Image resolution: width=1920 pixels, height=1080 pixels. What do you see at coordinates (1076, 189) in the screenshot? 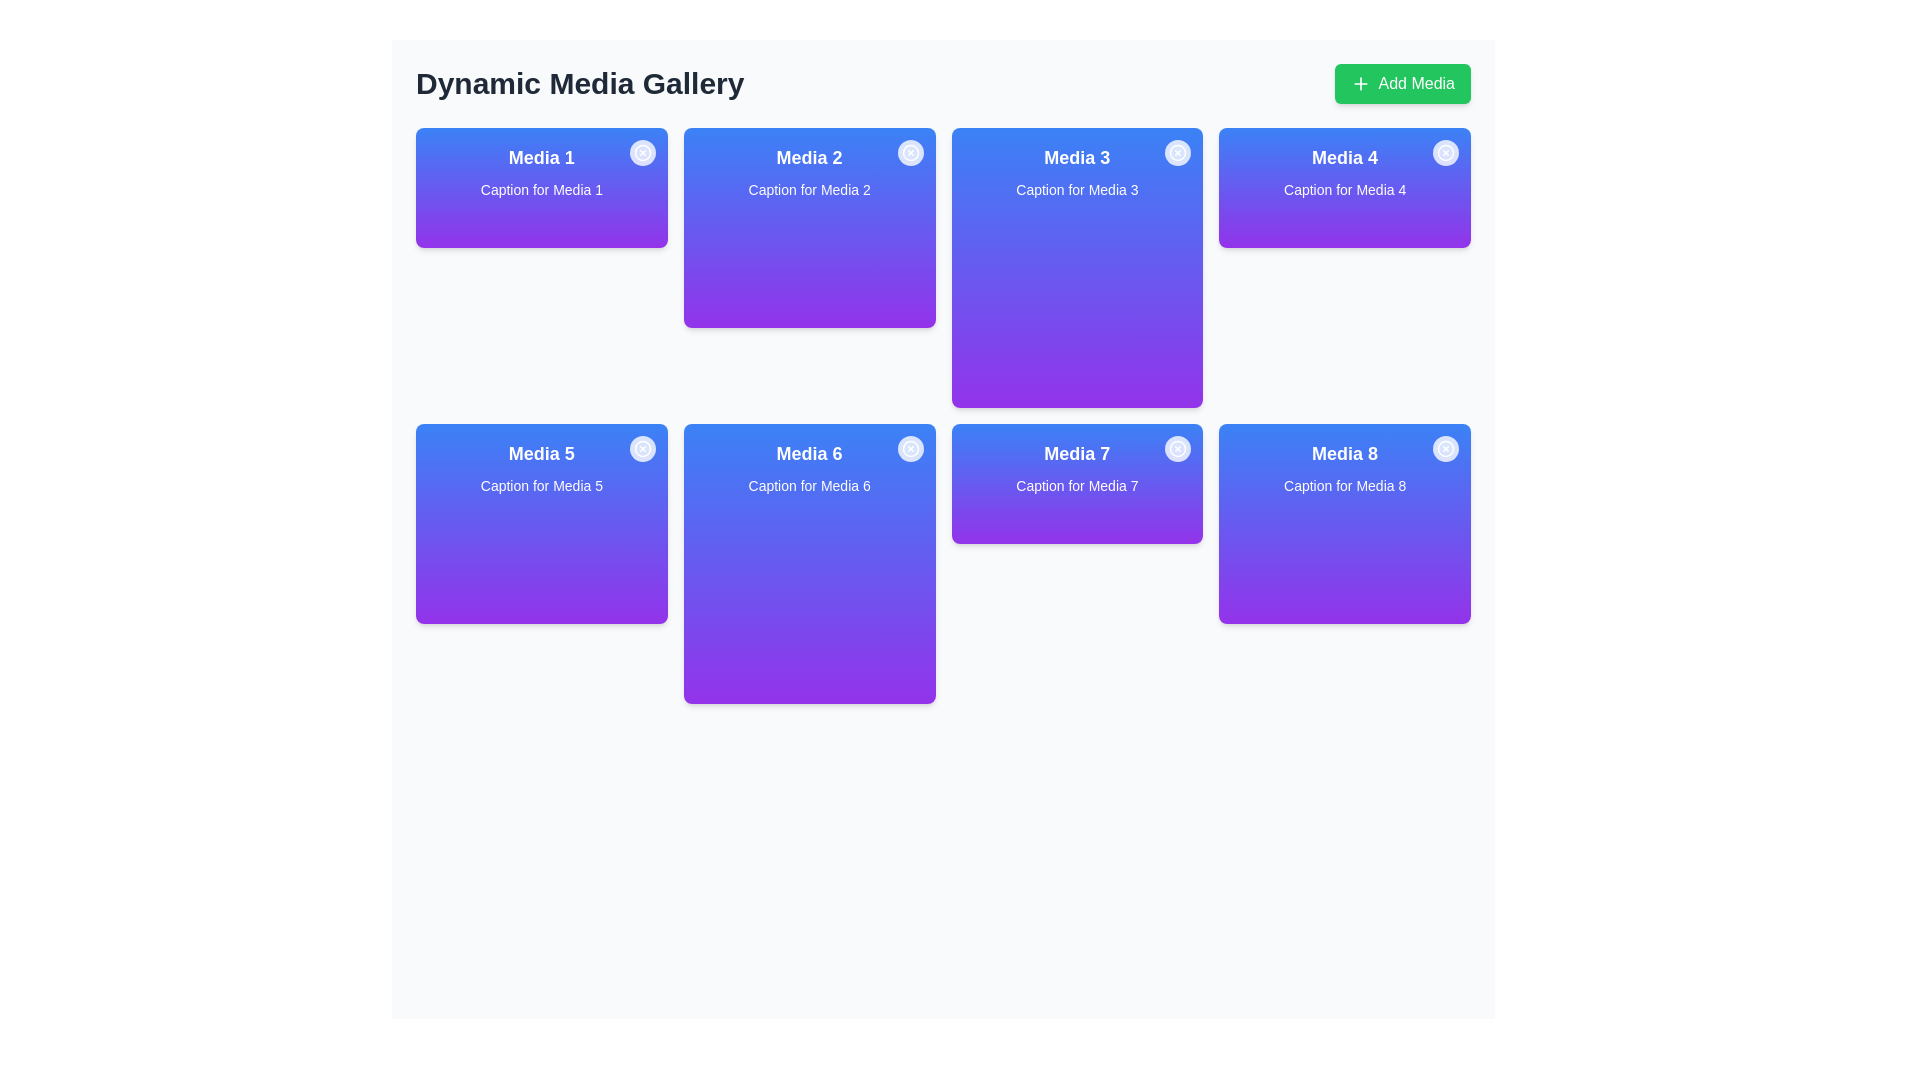
I see `the text label that reads 'Caption for Media 3', which is styled with a small font size and white text color, located at the bottom of the Media 3 card, directly below the 'Media 3' title text` at bounding box center [1076, 189].